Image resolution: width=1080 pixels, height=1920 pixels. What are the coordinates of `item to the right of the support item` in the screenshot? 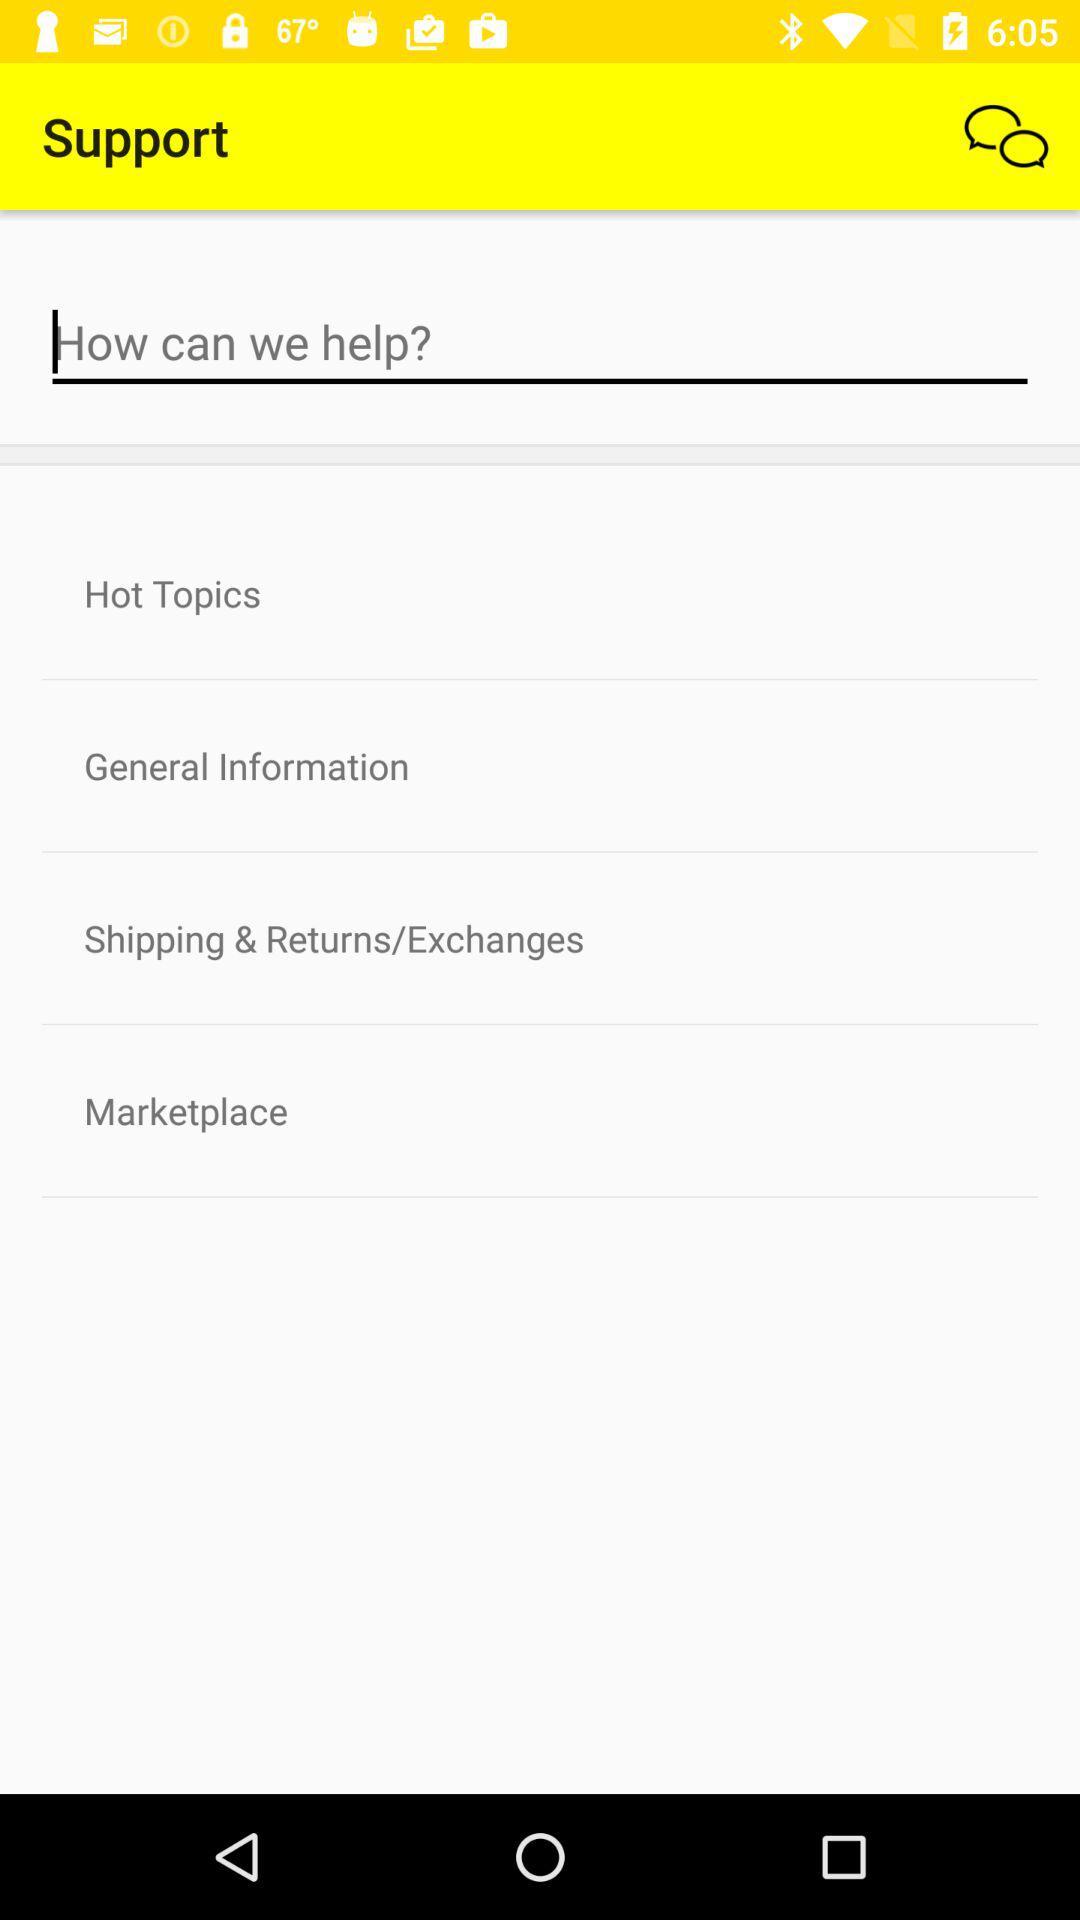 It's located at (1006, 135).